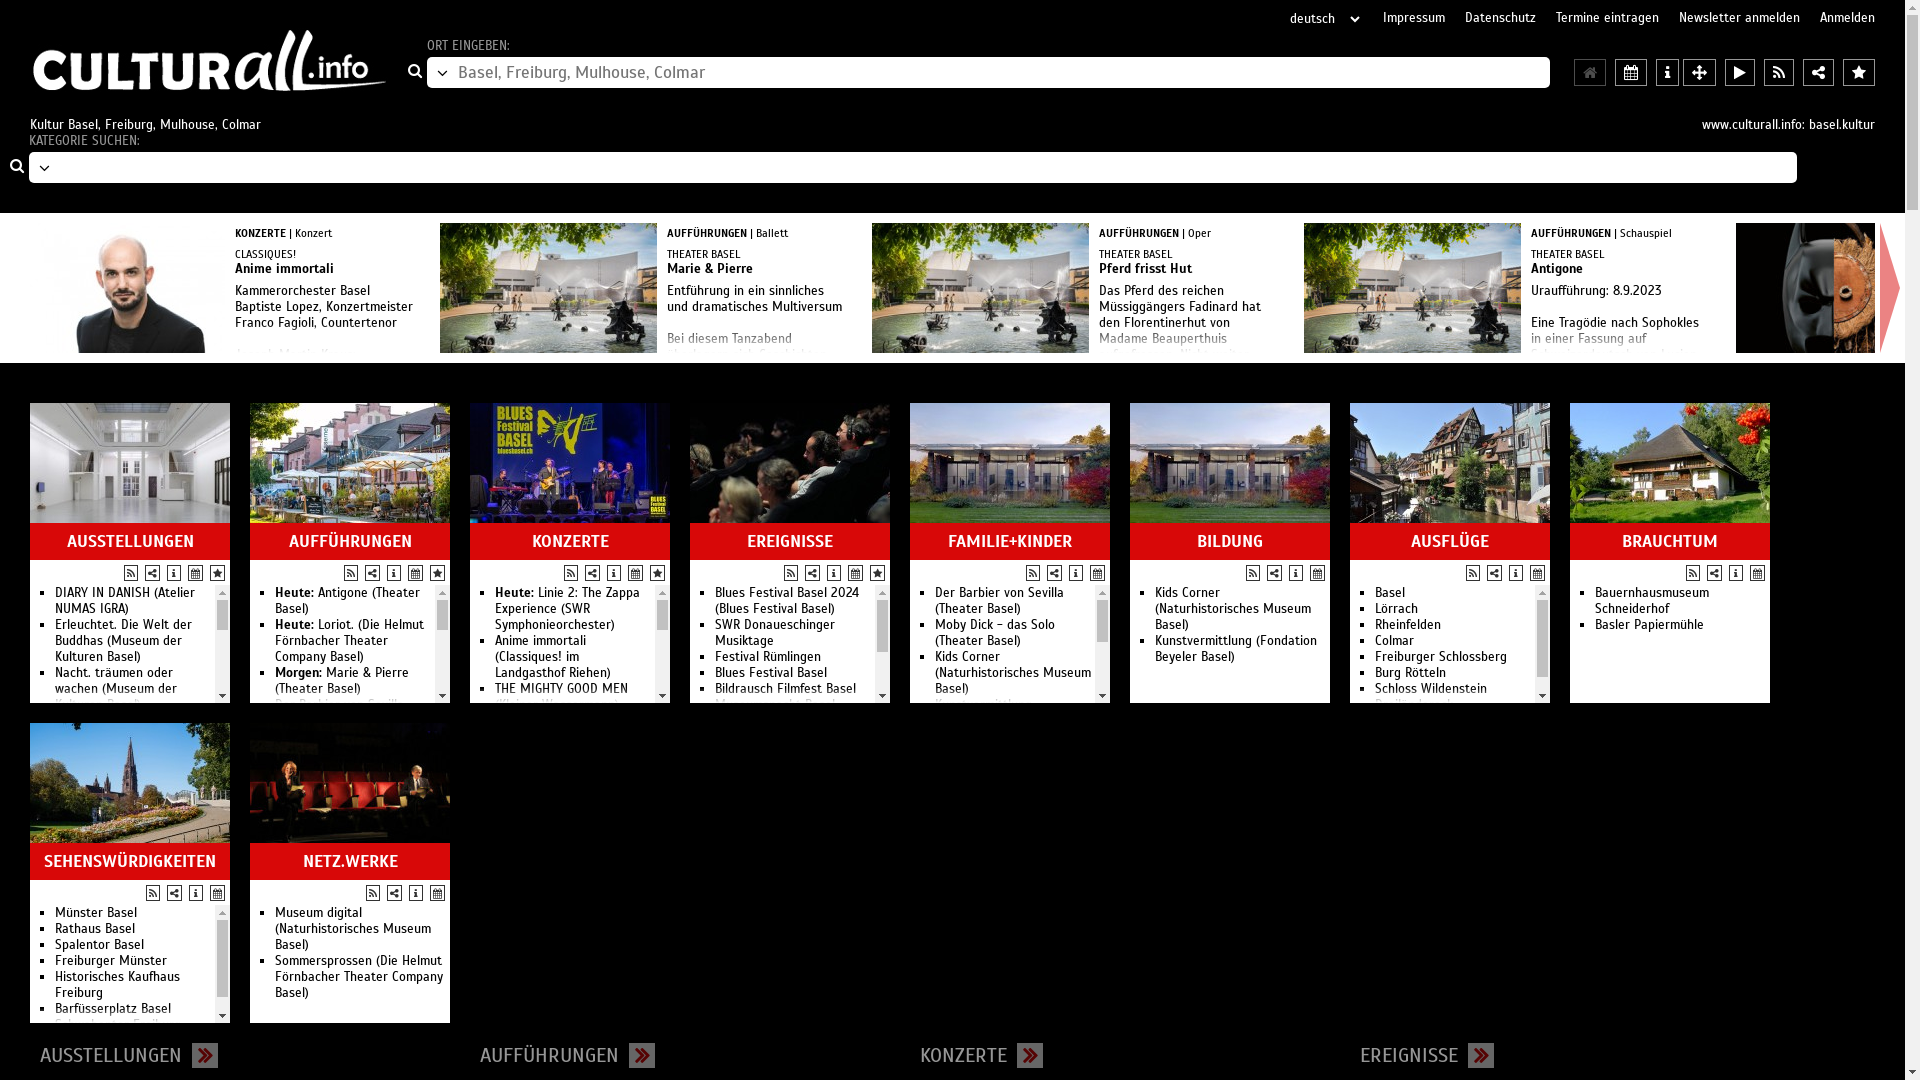  Describe the element at coordinates (1245, 573) in the screenshot. I see `'RSS-Feed'` at that location.